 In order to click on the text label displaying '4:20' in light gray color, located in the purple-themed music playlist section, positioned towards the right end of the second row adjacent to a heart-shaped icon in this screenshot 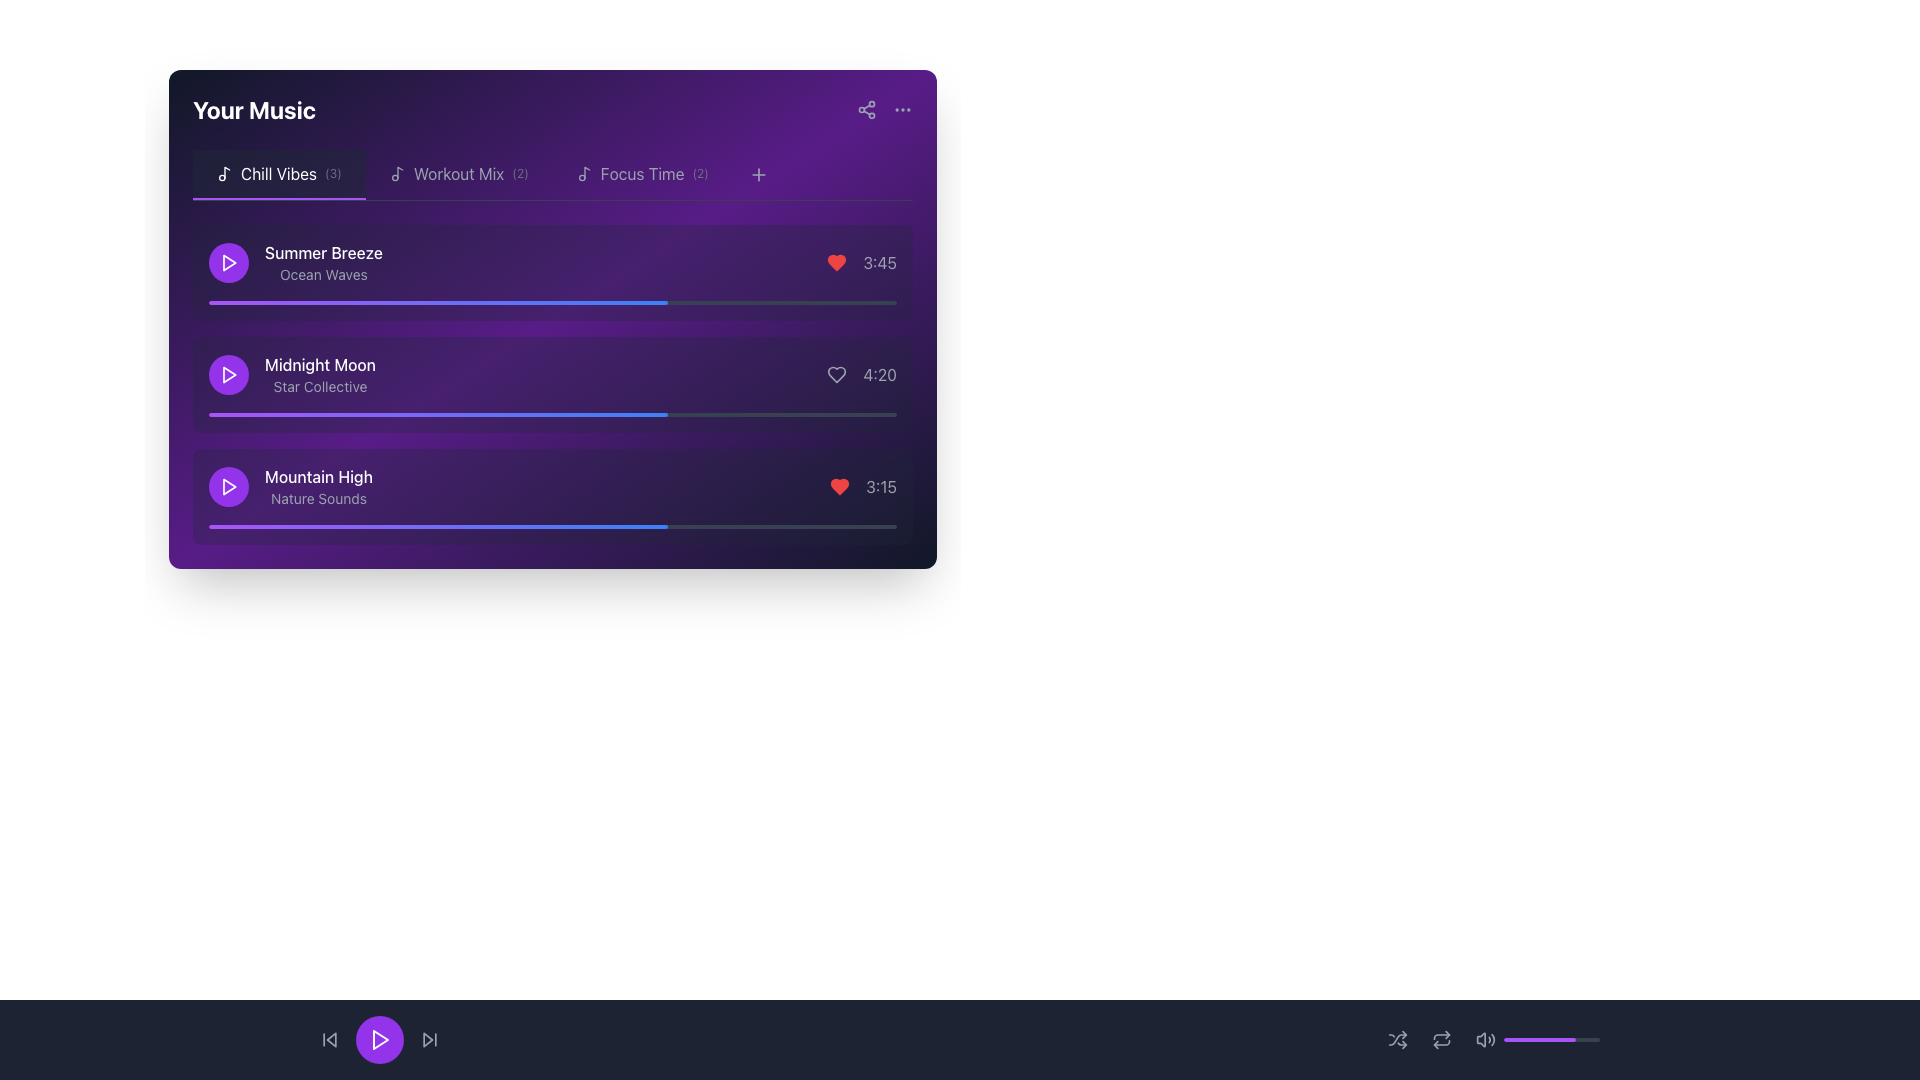, I will do `click(880, 374)`.